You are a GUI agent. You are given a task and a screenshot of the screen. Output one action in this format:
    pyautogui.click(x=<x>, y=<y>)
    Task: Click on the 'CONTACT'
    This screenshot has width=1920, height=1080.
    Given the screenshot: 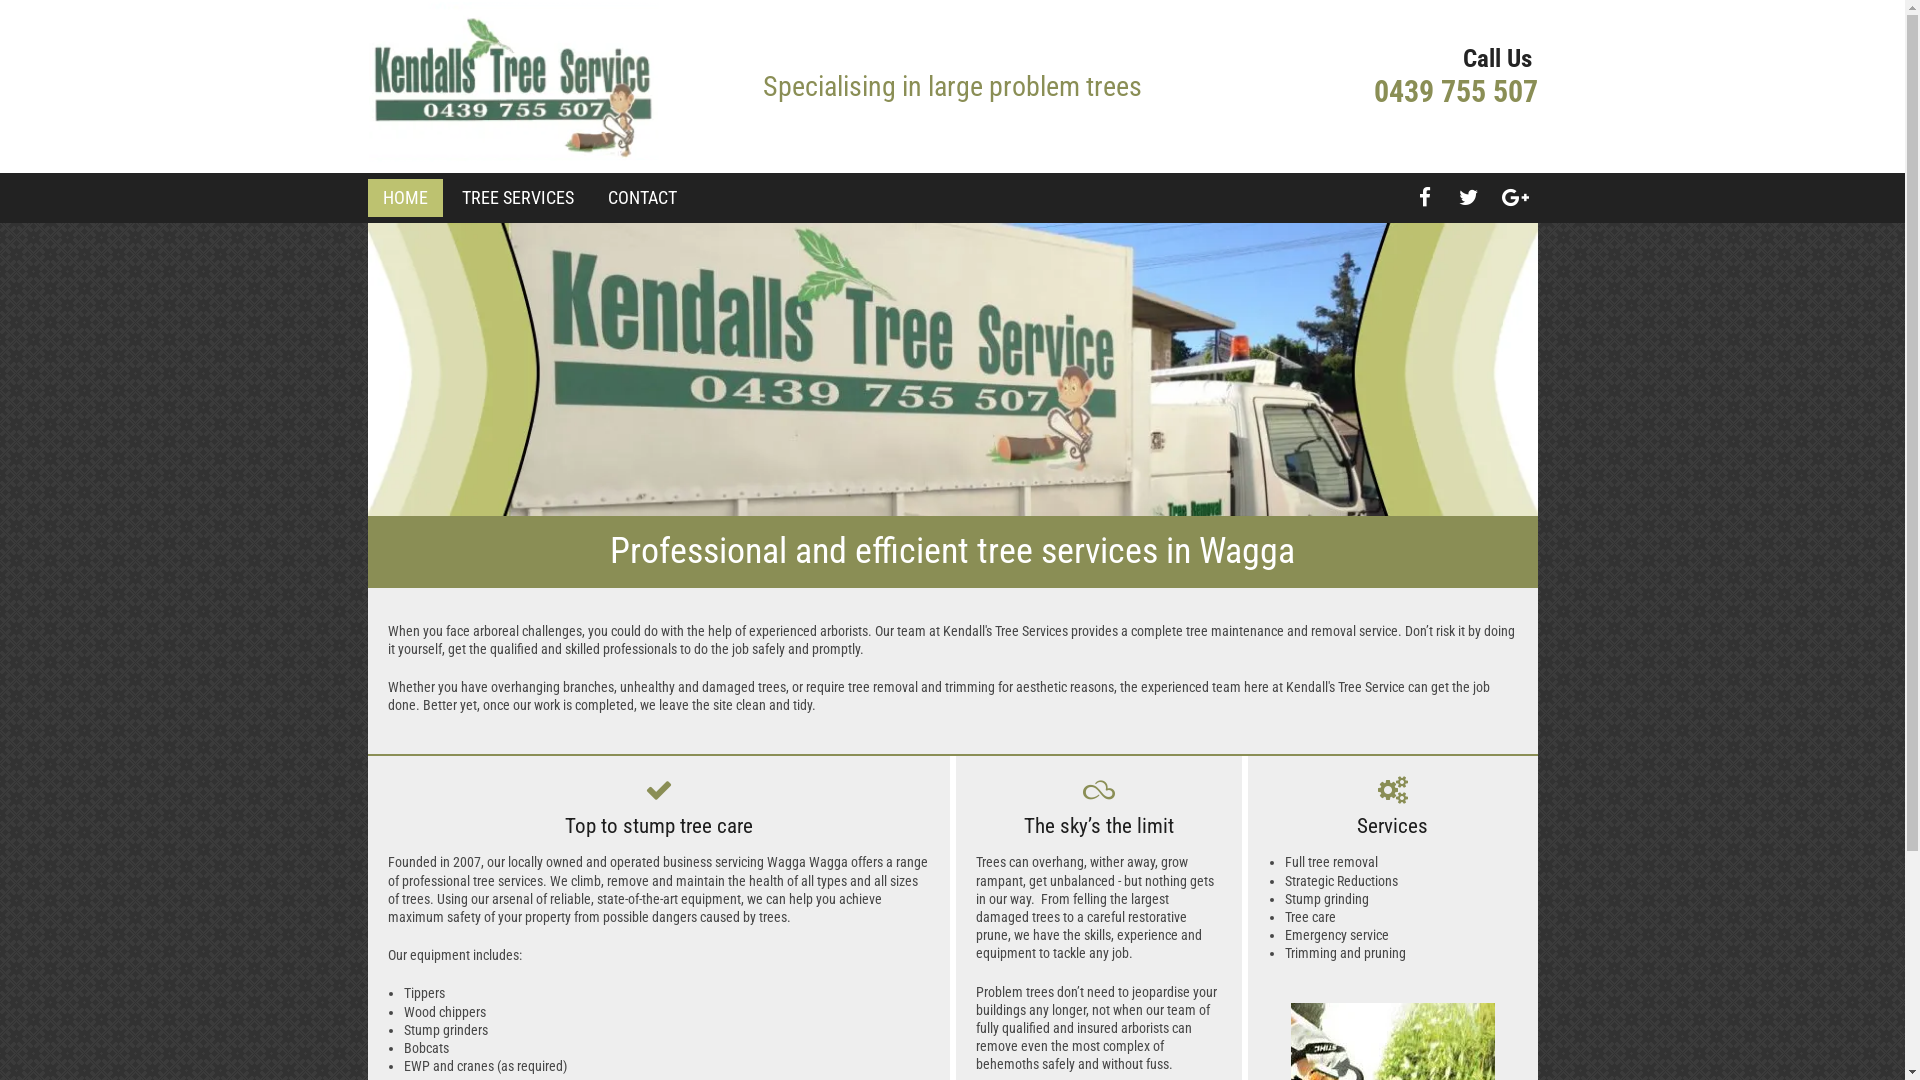 What is the action you would take?
    pyautogui.click(x=607, y=197)
    